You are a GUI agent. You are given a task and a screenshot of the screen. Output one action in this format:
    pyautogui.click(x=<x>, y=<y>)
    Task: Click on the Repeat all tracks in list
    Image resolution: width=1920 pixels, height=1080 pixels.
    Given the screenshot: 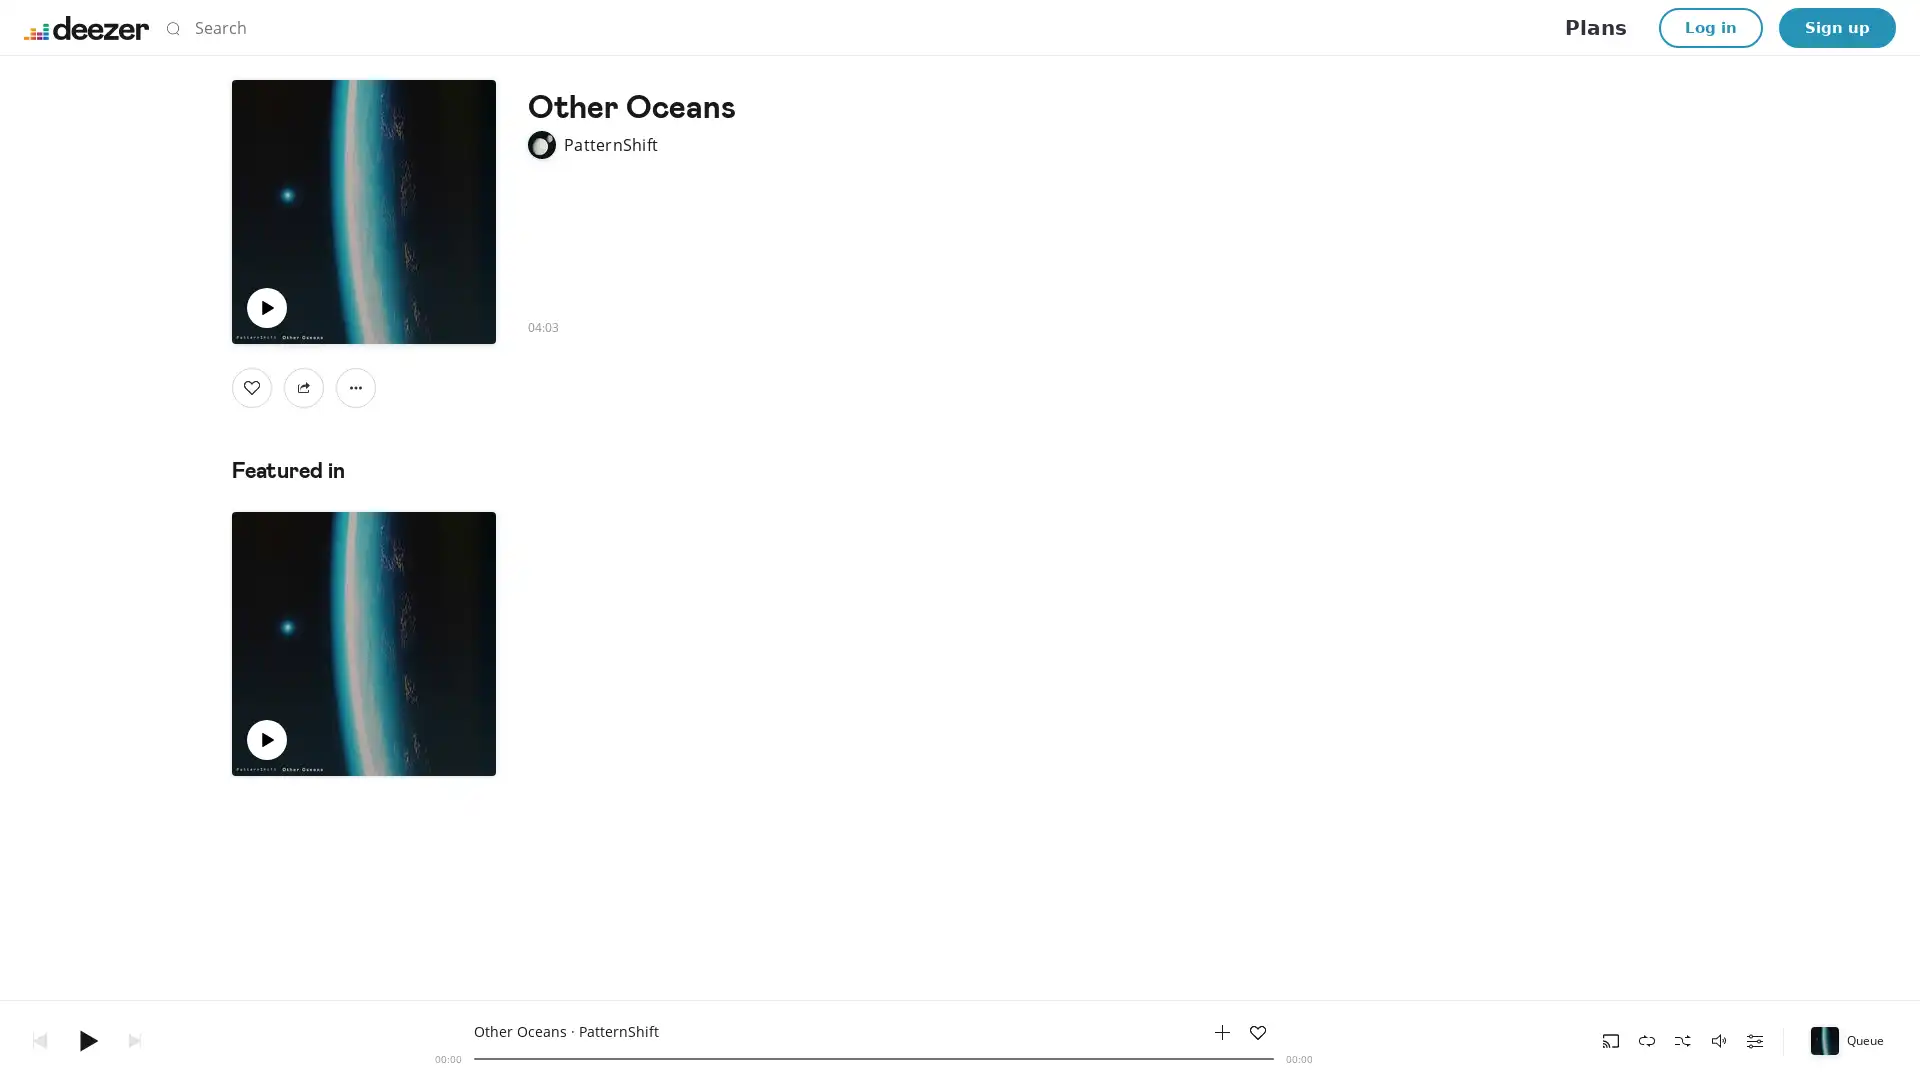 What is the action you would take?
    pyautogui.click(x=1646, y=1039)
    